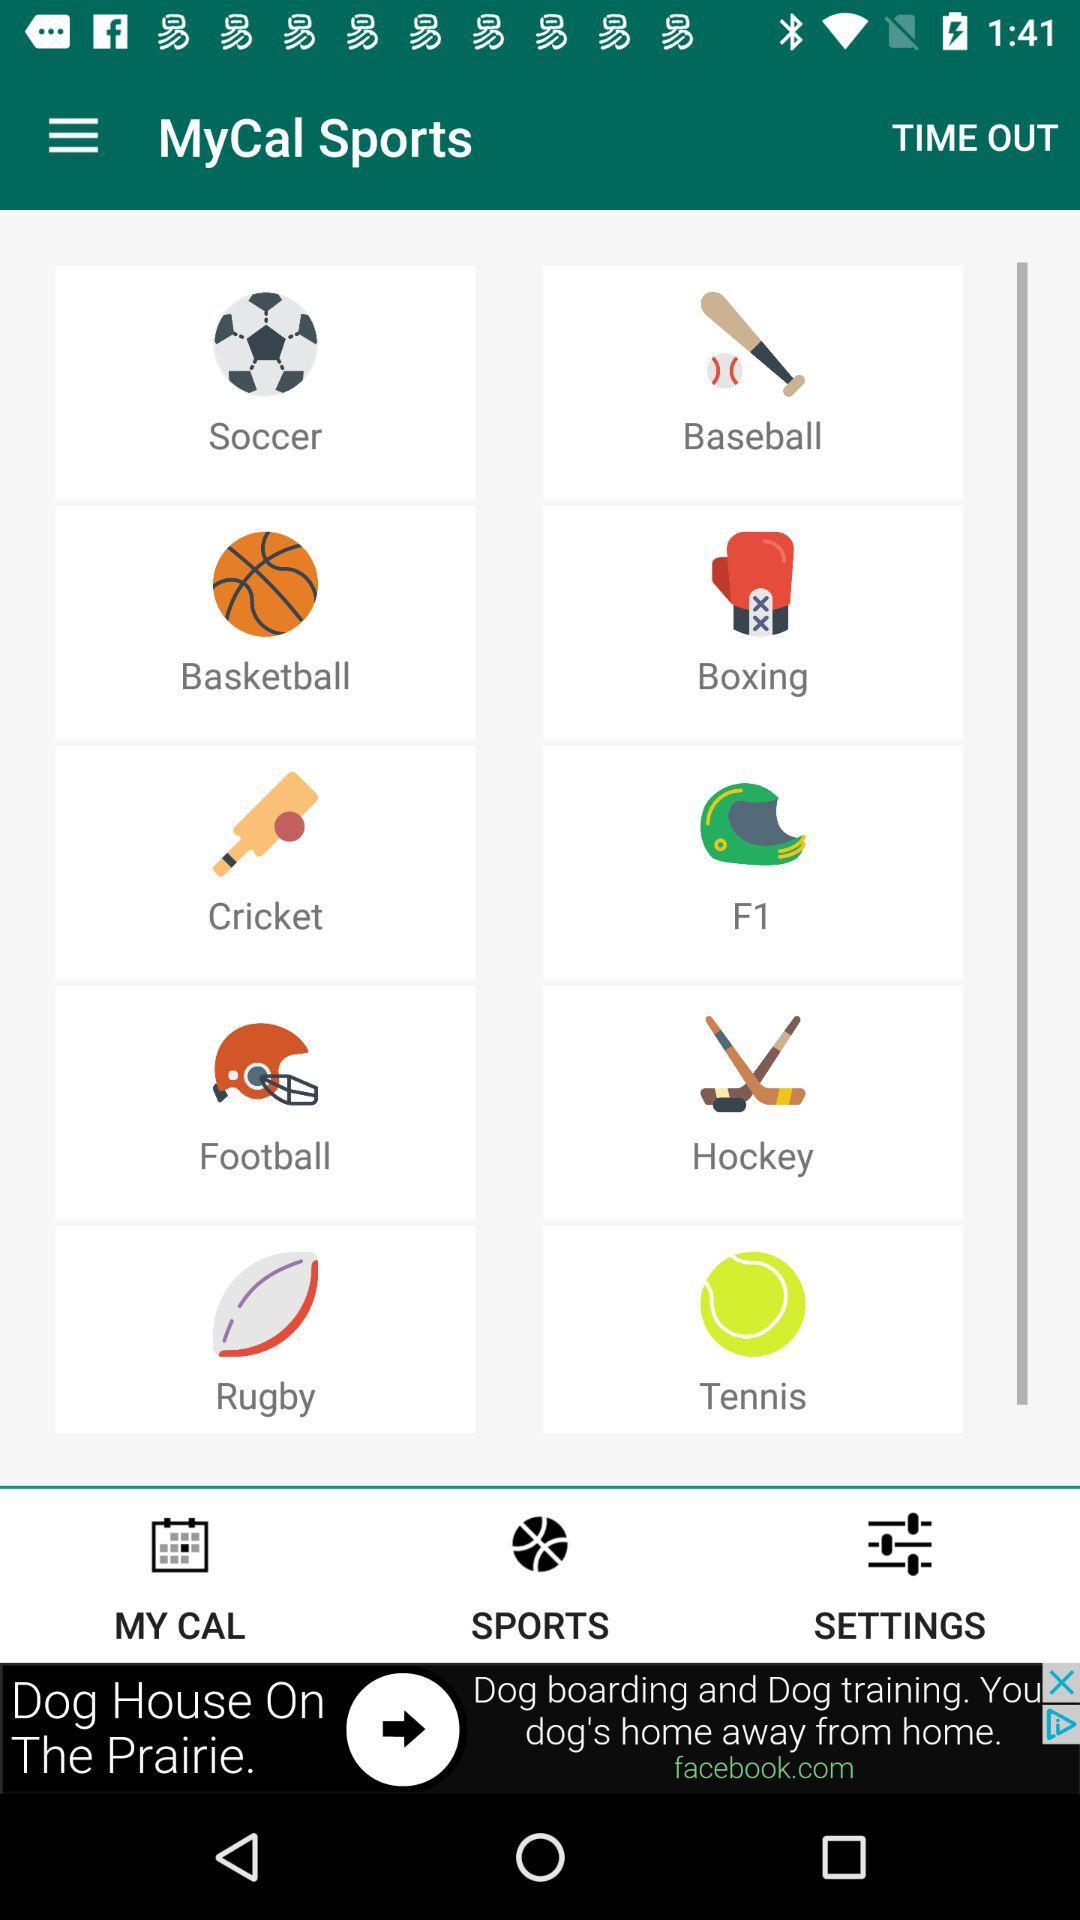  Describe the element at coordinates (974, 136) in the screenshot. I see `time out` at that location.